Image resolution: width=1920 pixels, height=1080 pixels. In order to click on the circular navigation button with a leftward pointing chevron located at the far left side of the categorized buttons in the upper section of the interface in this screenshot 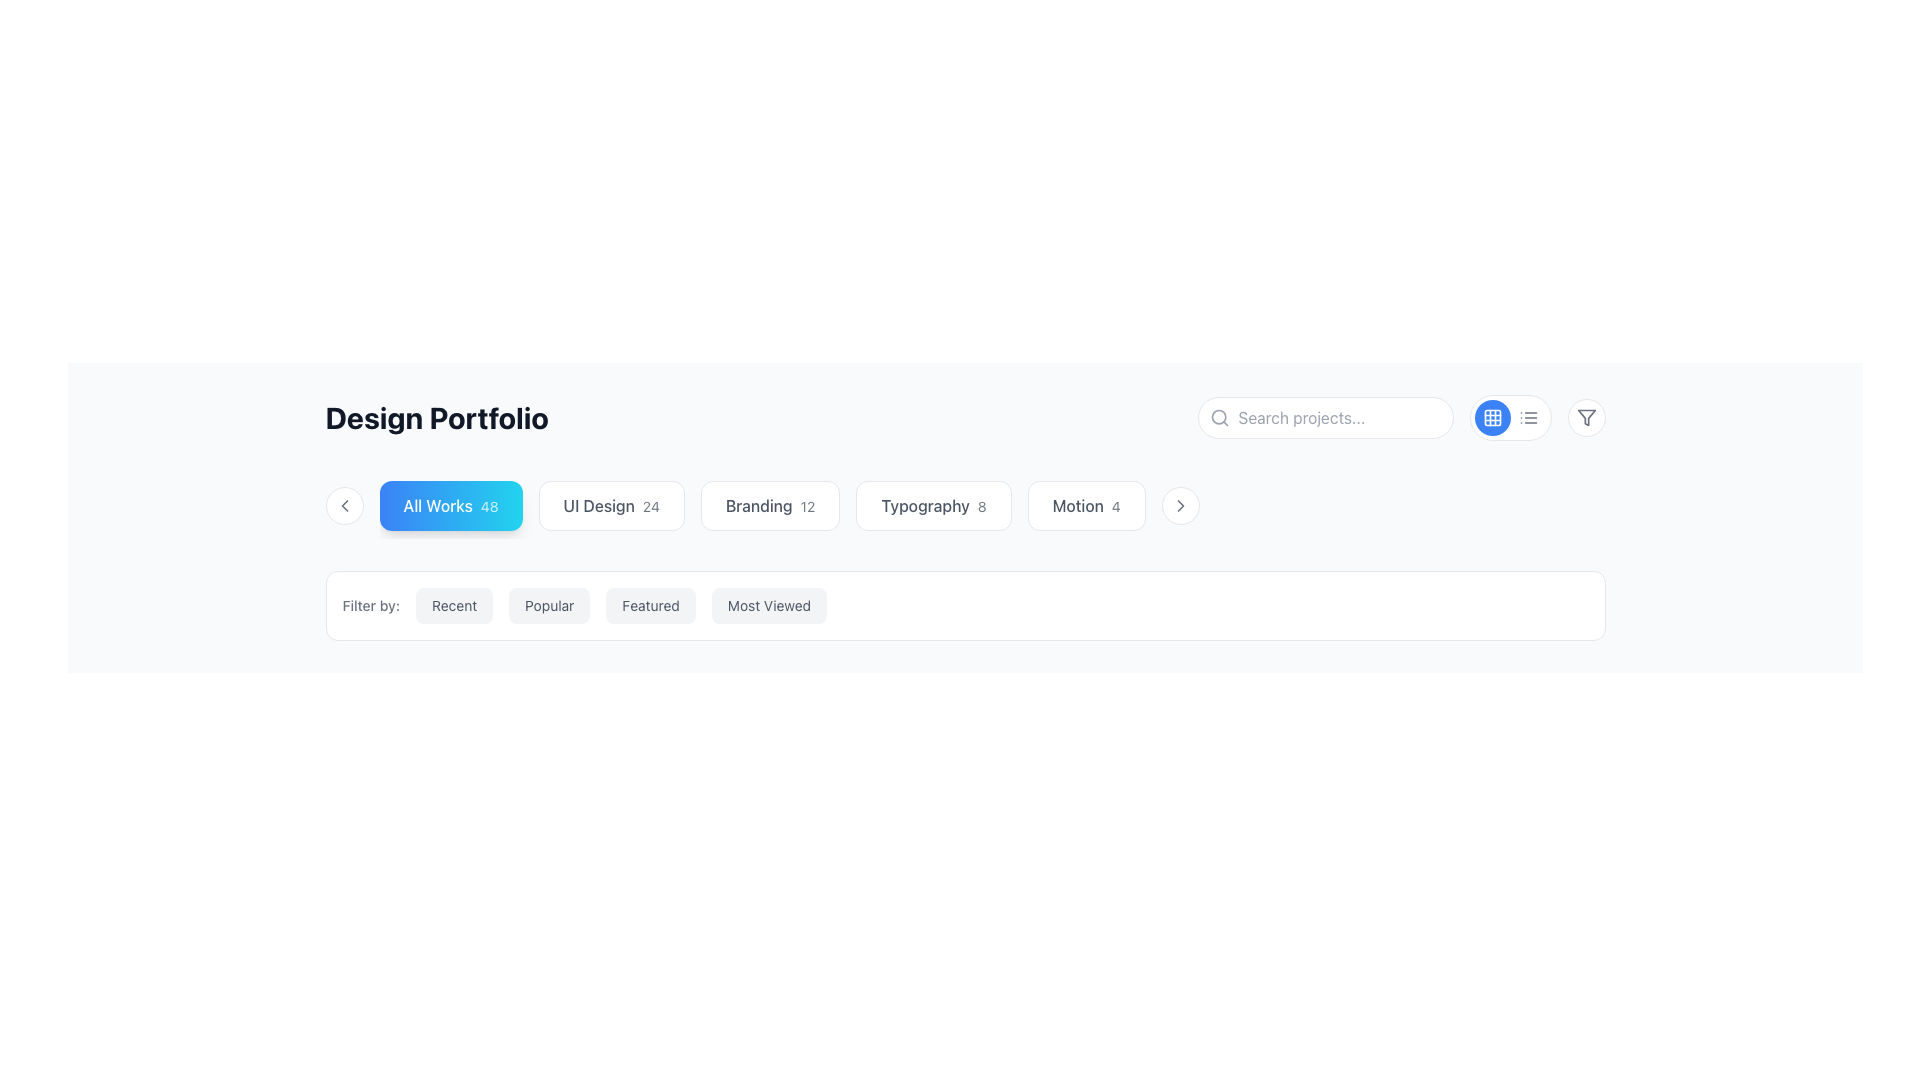, I will do `click(344, 504)`.